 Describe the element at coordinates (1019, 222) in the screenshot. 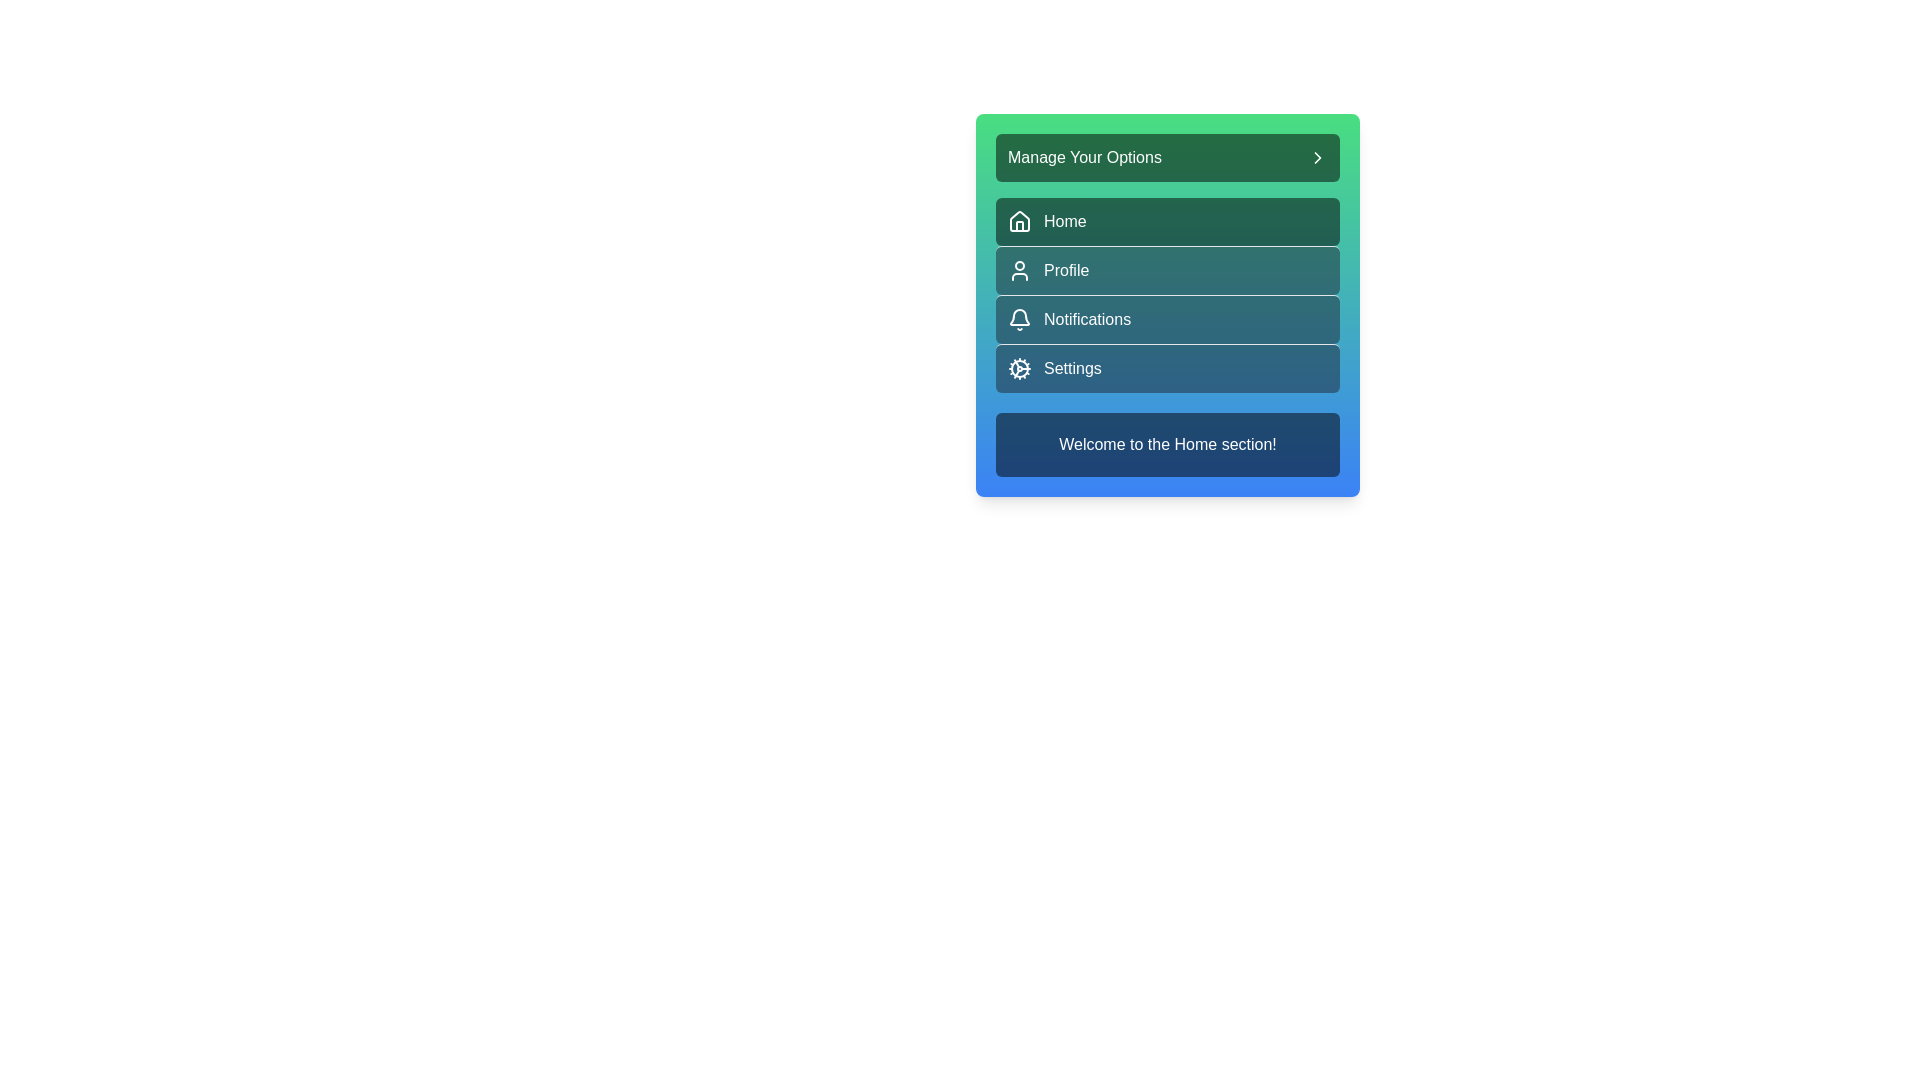

I see `the house icon located on the left side of the 'Home' button in the first row of the vertical menu as a visual cue` at that location.